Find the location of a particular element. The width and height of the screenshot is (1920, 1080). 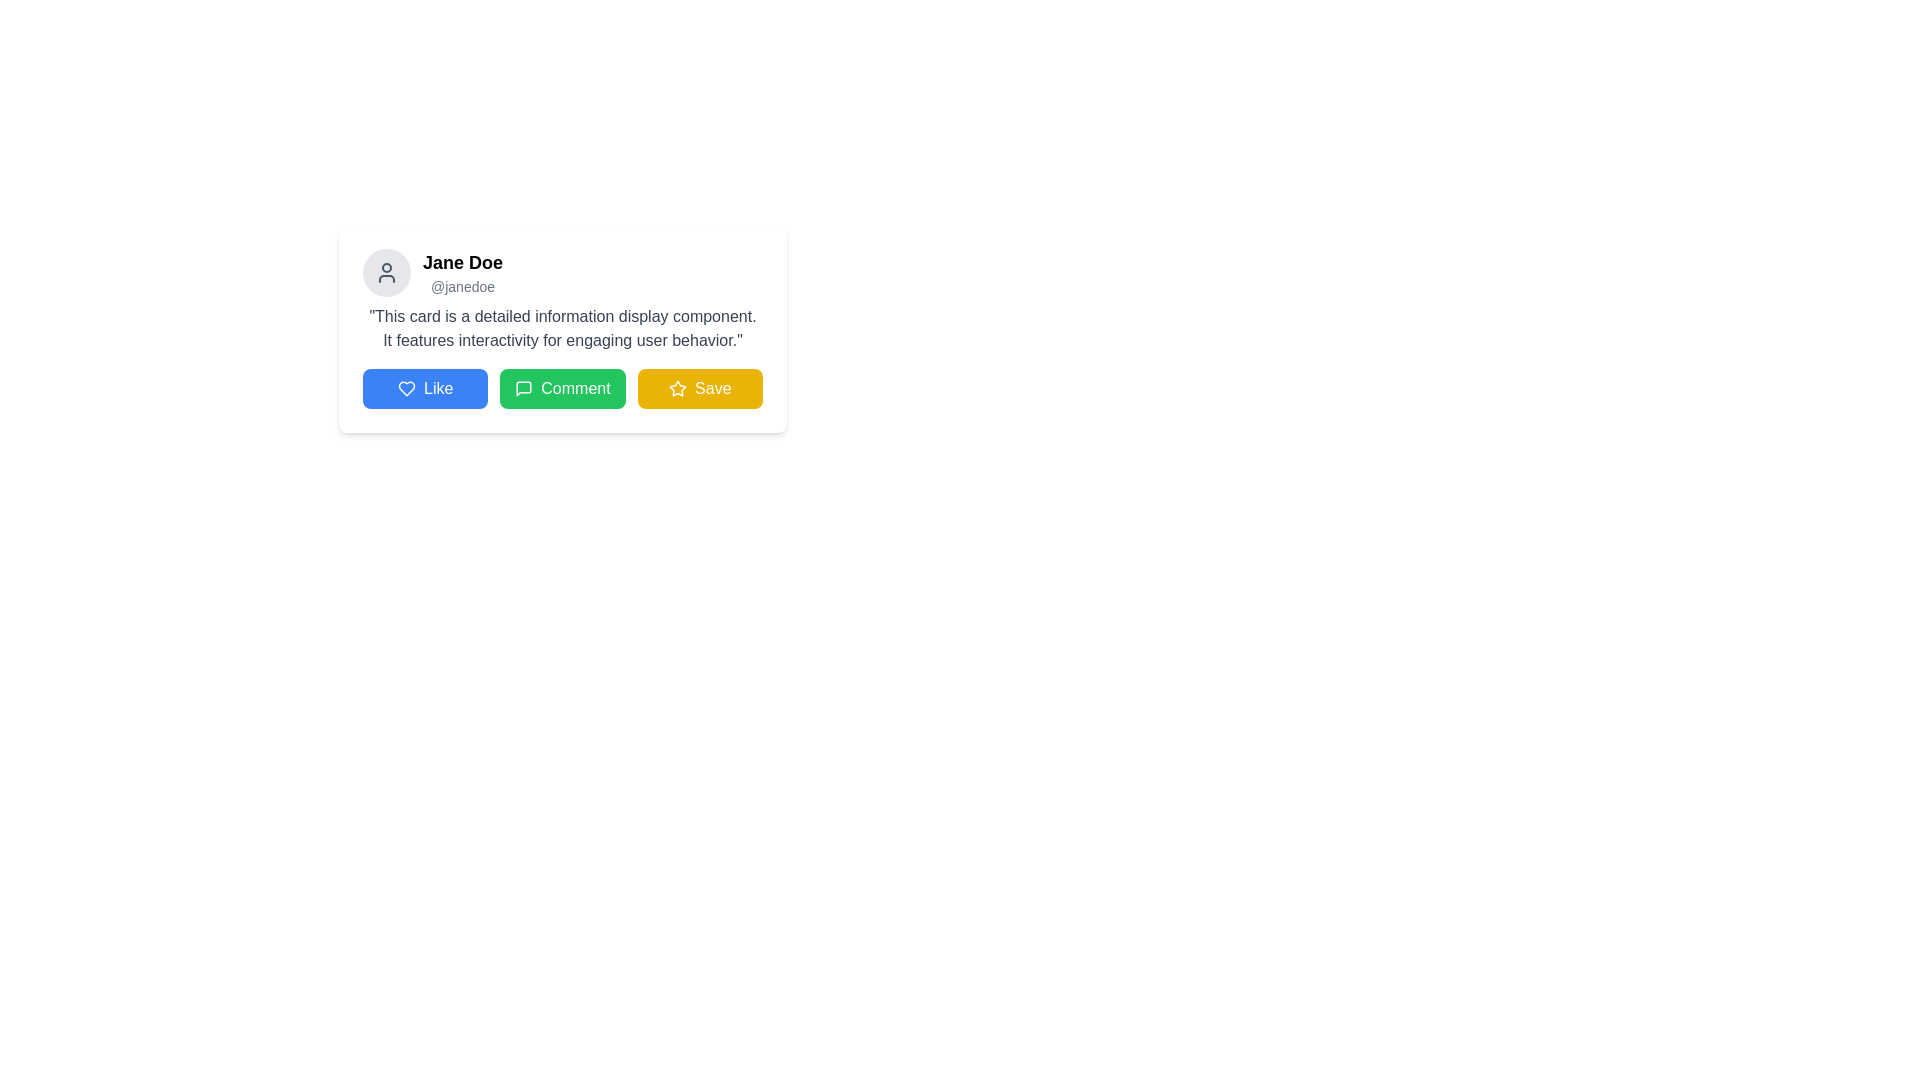

the 'Save' button, which is the third button in a row of three buttons, located immediately to the right of the green 'Comment' button is located at coordinates (700, 389).